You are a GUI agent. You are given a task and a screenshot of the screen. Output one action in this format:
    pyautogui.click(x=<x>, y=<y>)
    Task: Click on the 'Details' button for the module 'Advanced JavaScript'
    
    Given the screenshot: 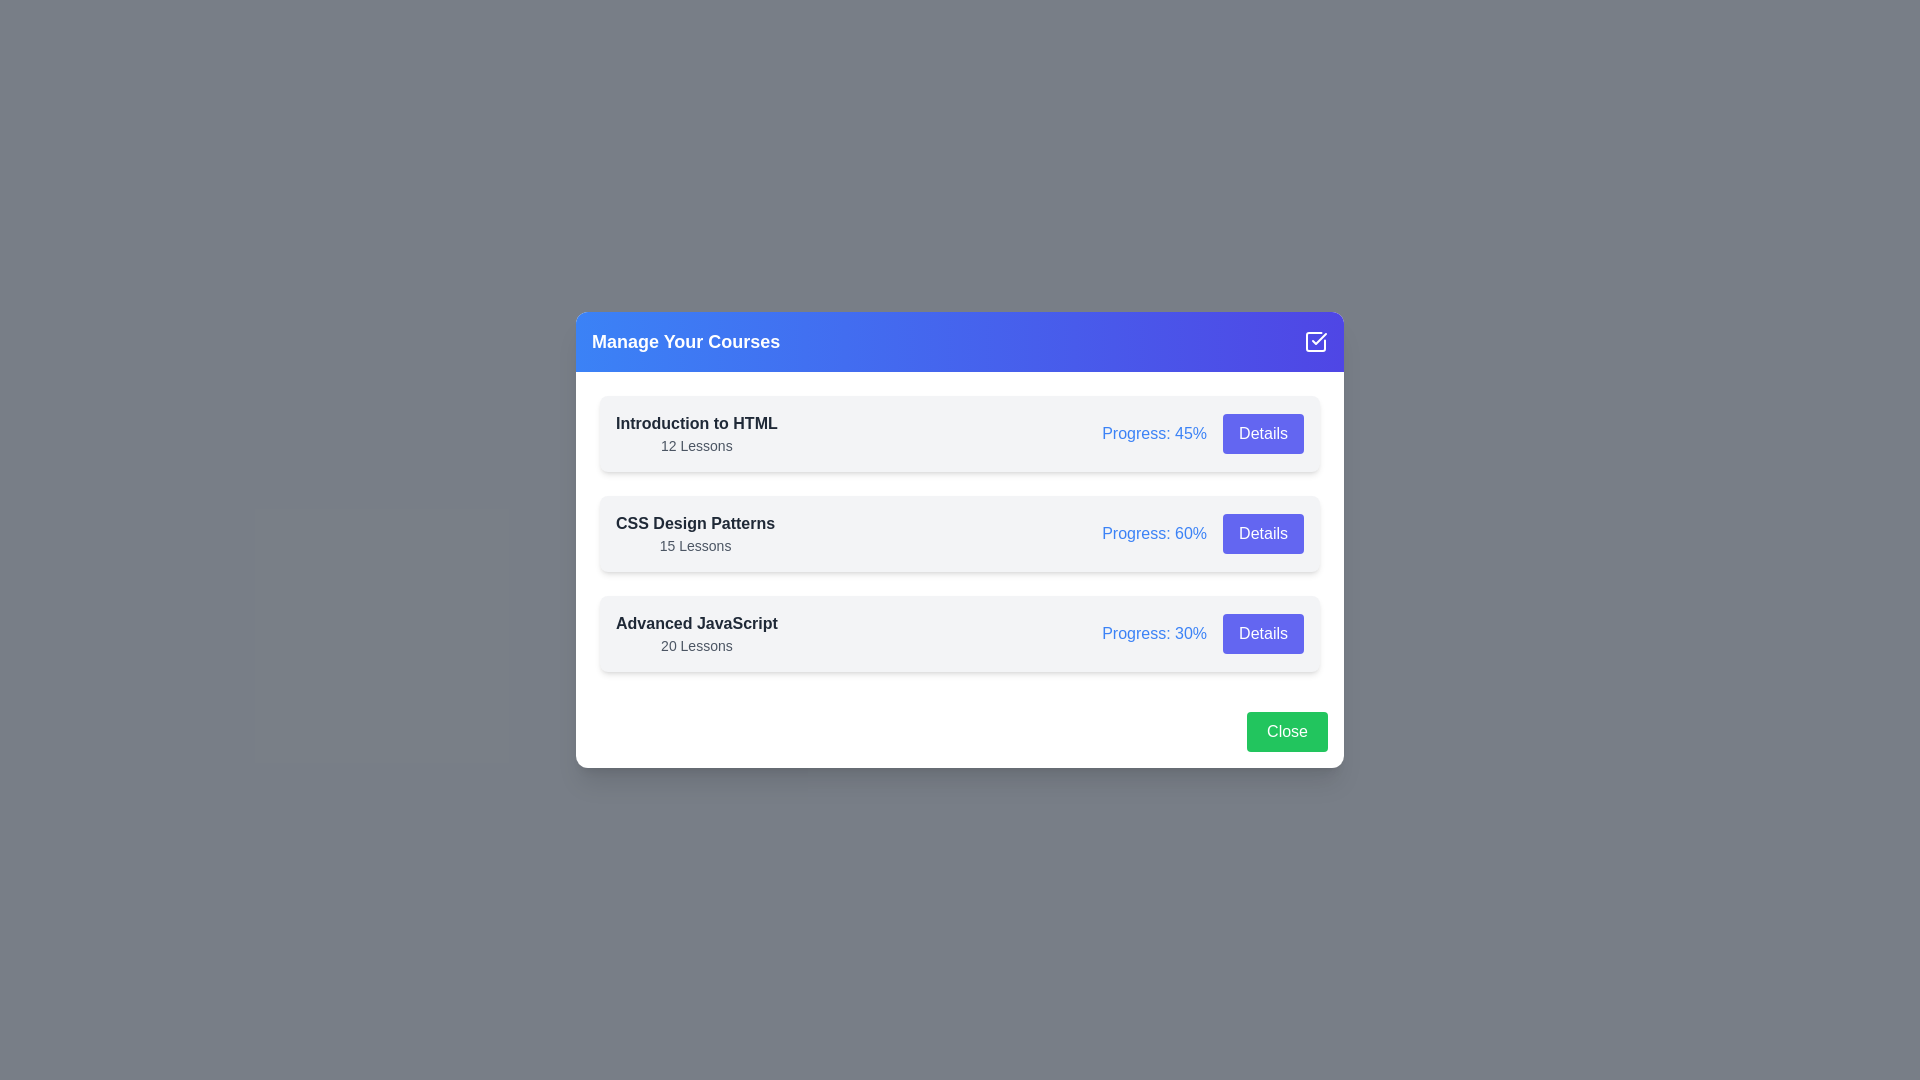 What is the action you would take?
    pyautogui.click(x=1262, y=633)
    